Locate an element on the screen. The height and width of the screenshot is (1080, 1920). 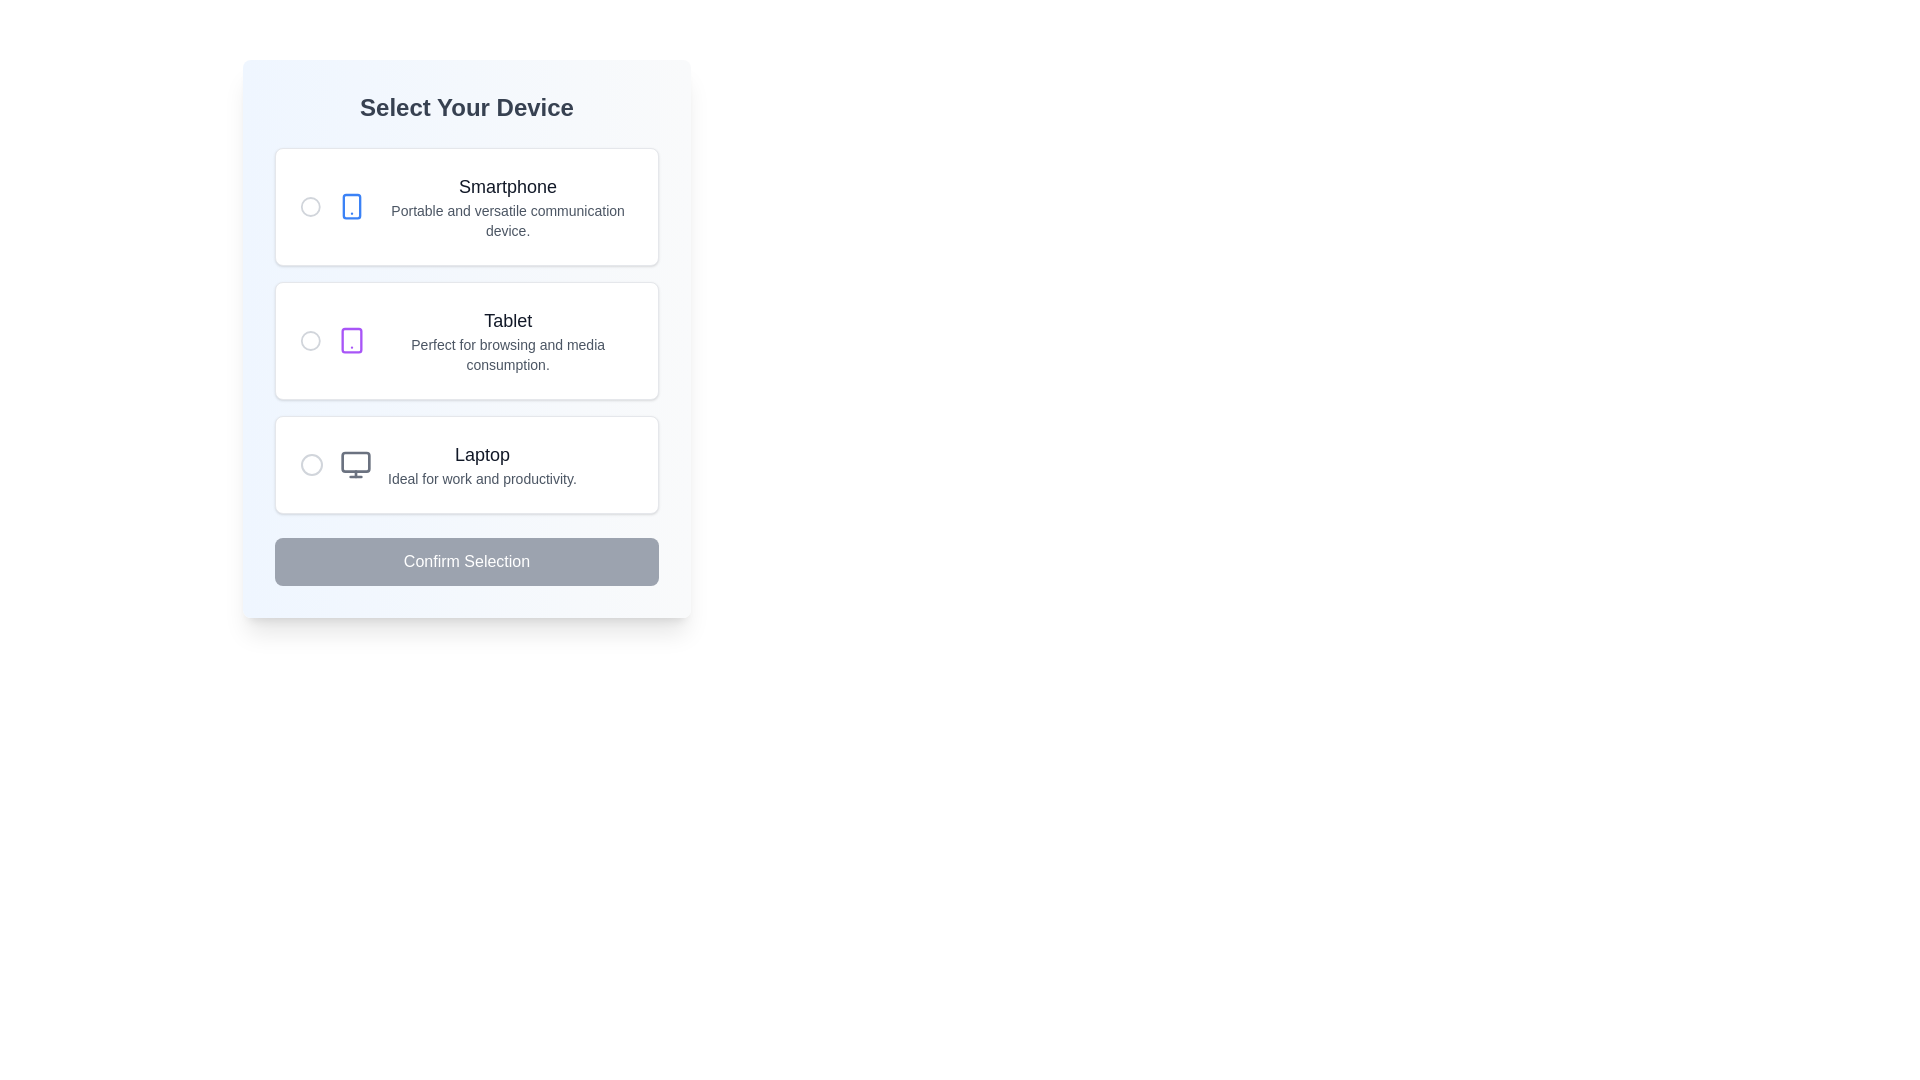
the interactive radio button for the 'Smartphone' option, which is positioned to the left of the text header and icon within the first selectable card is located at coordinates (309, 207).